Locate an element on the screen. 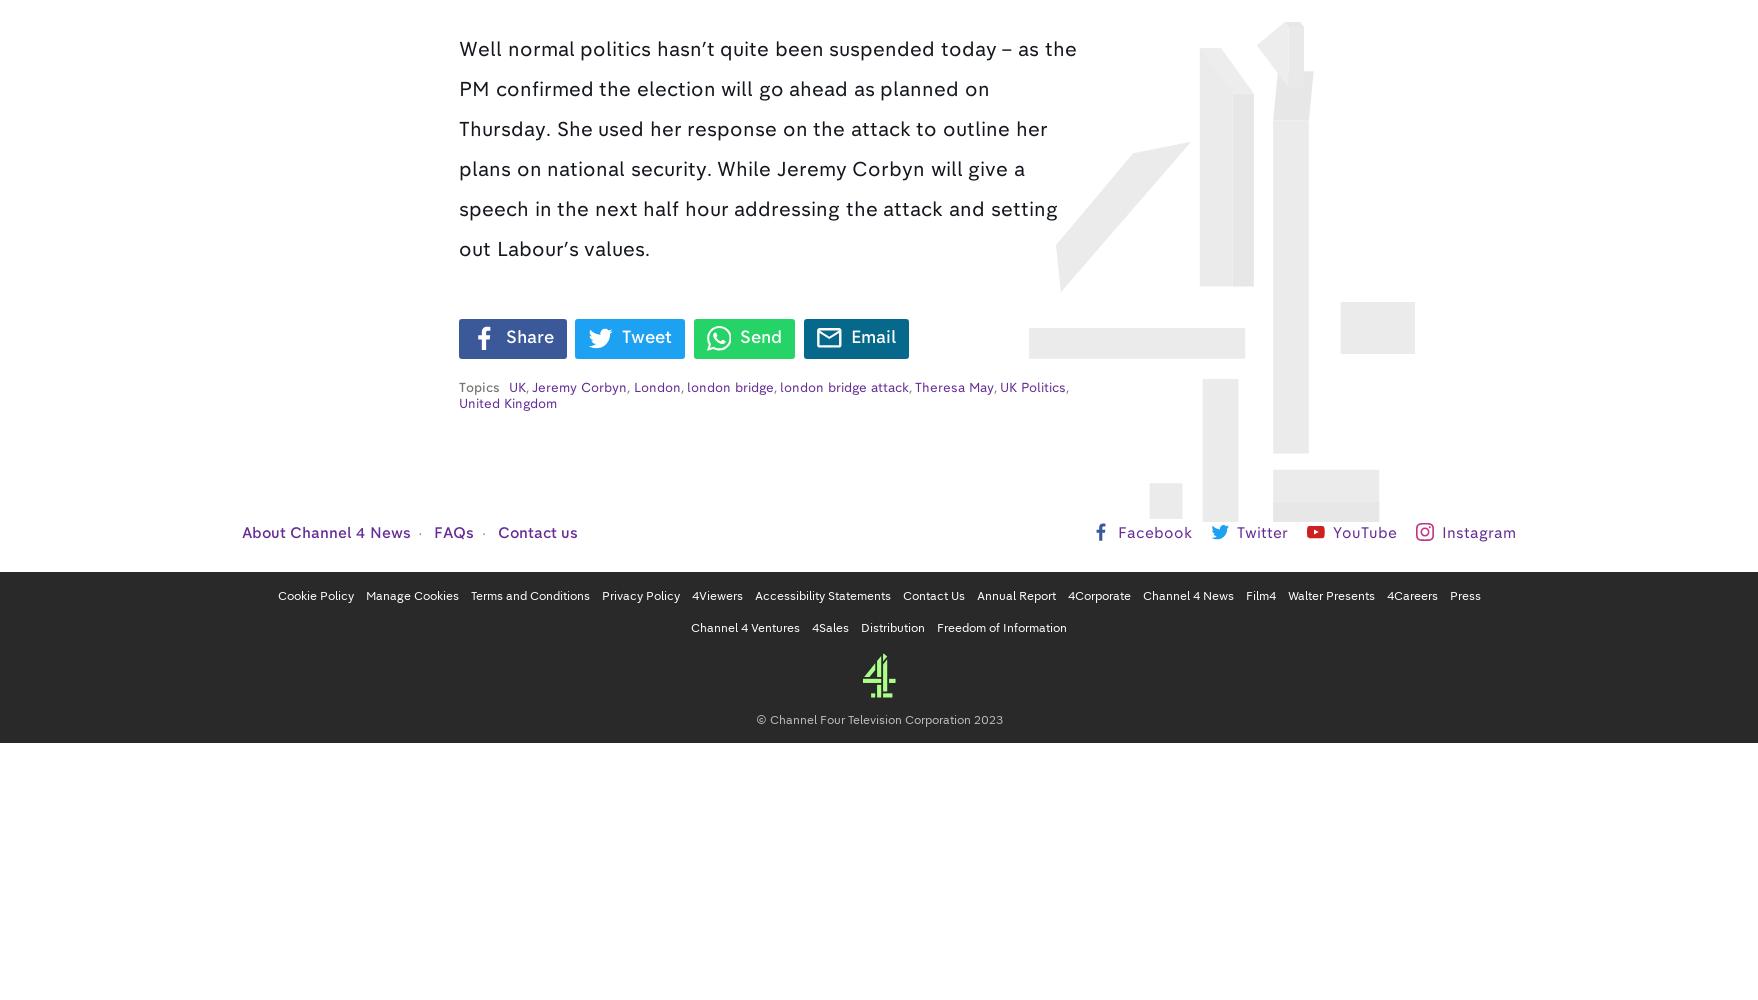 The image size is (1758, 1000). '4Viewers' is located at coordinates (716, 594).